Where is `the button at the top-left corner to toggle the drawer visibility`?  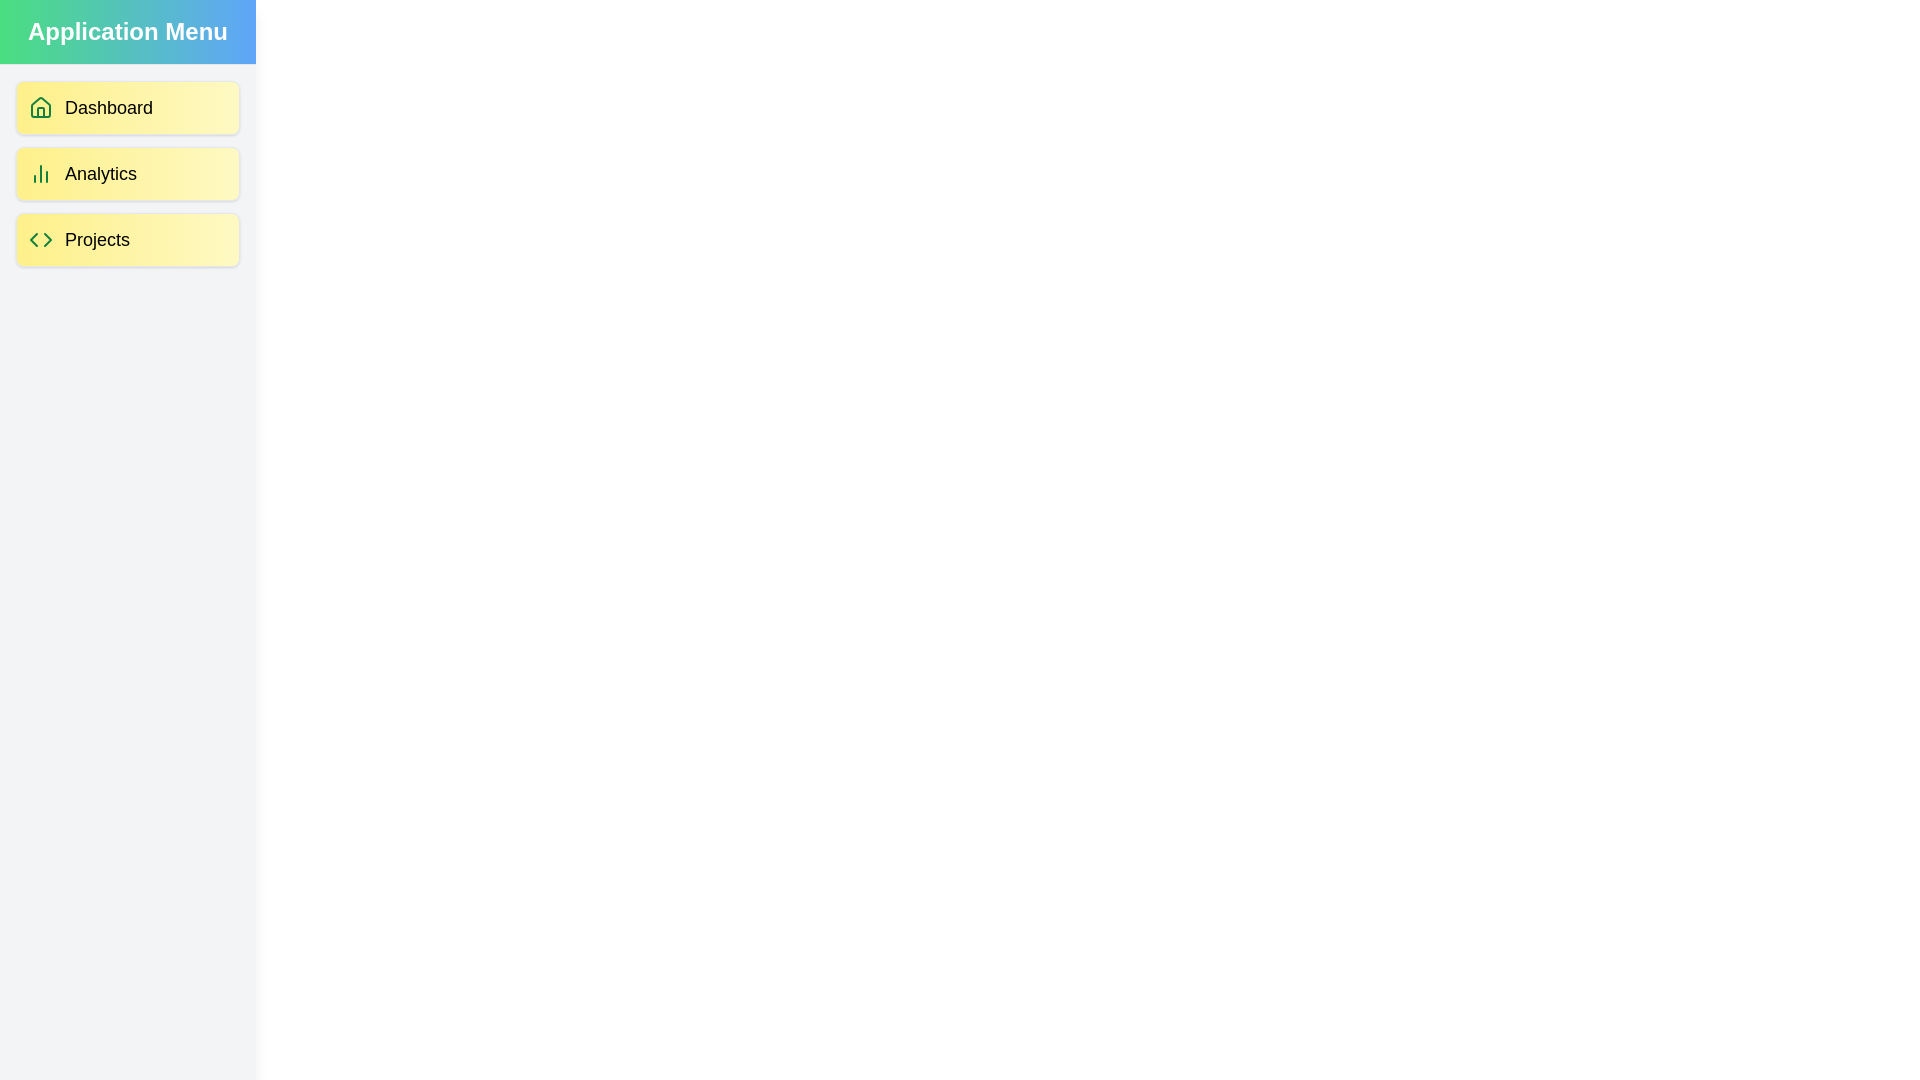 the button at the top-left corner to toggle the drawer visibility is located at coordinates (39, 39).